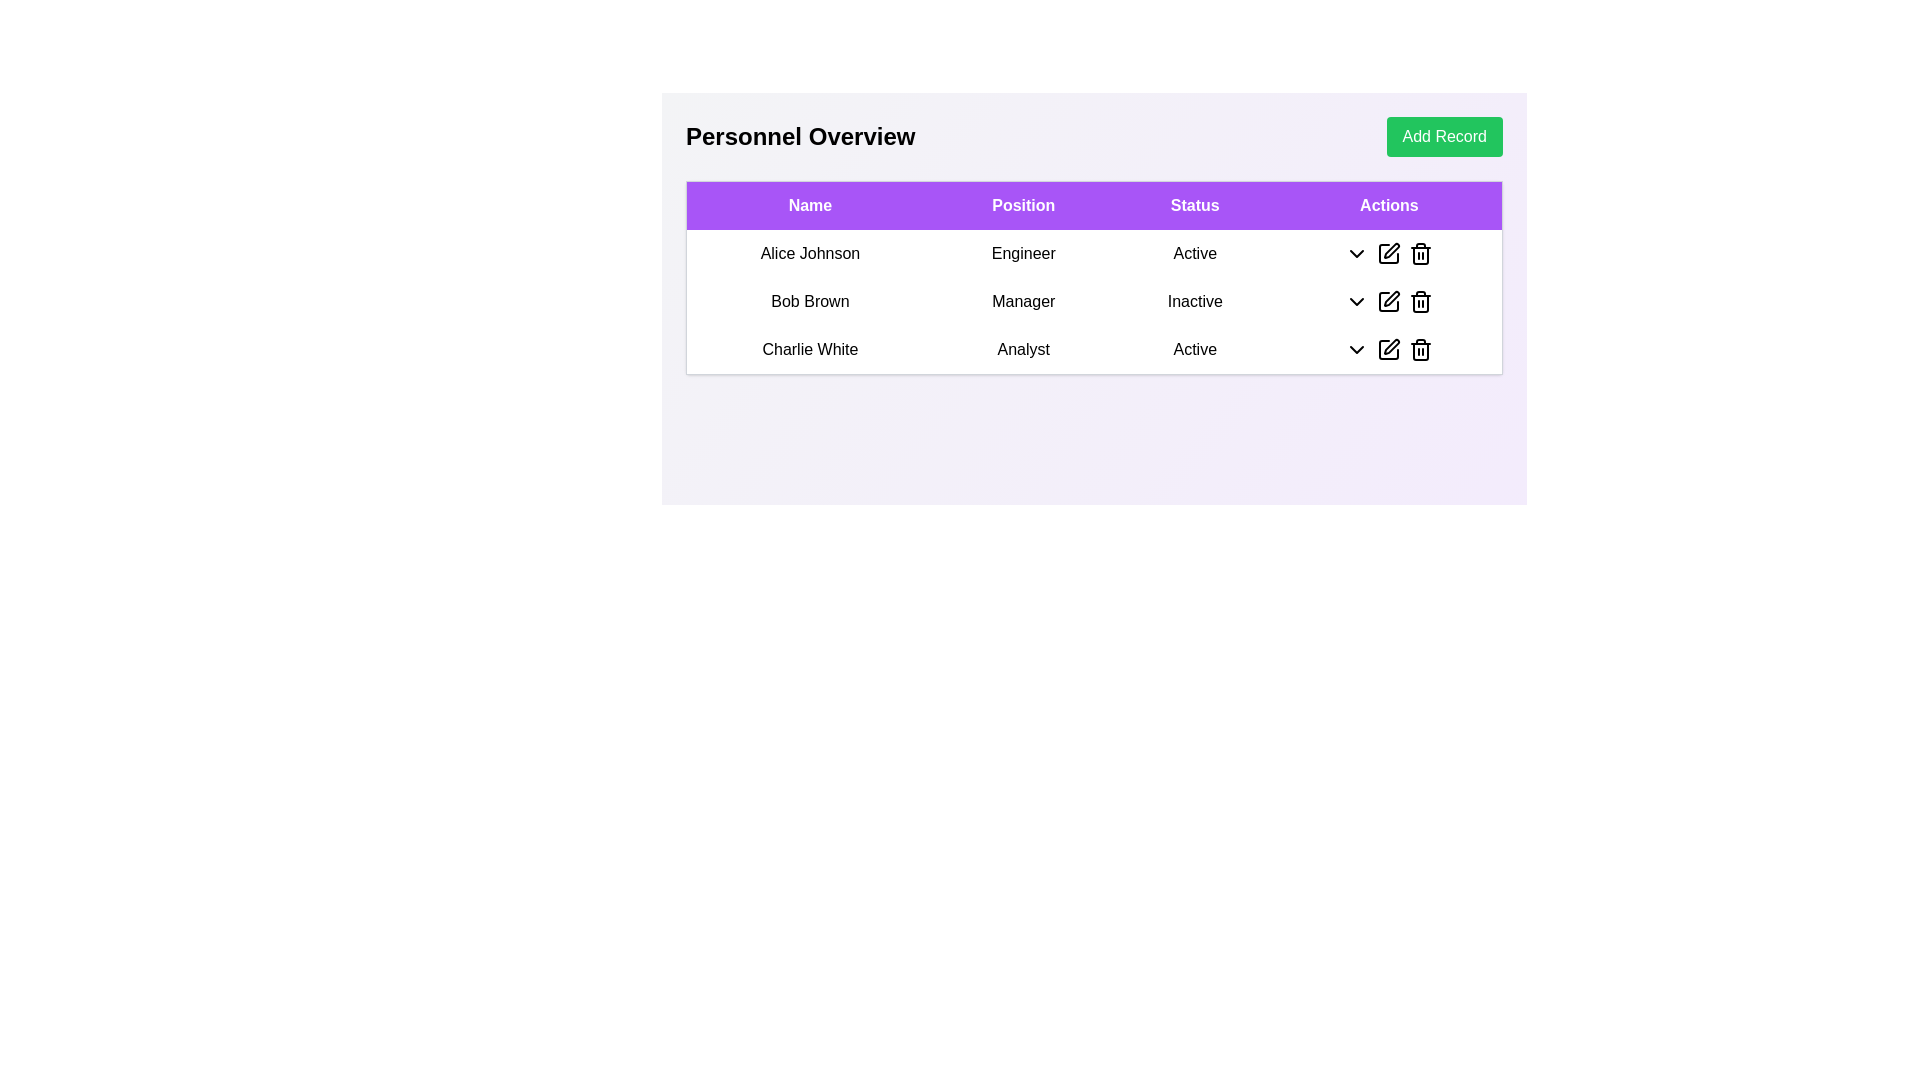  I want to click on the text label displaying 'Engineer' located in the second column of the personnel information table, under the header 'Position', so click(1023, 253).